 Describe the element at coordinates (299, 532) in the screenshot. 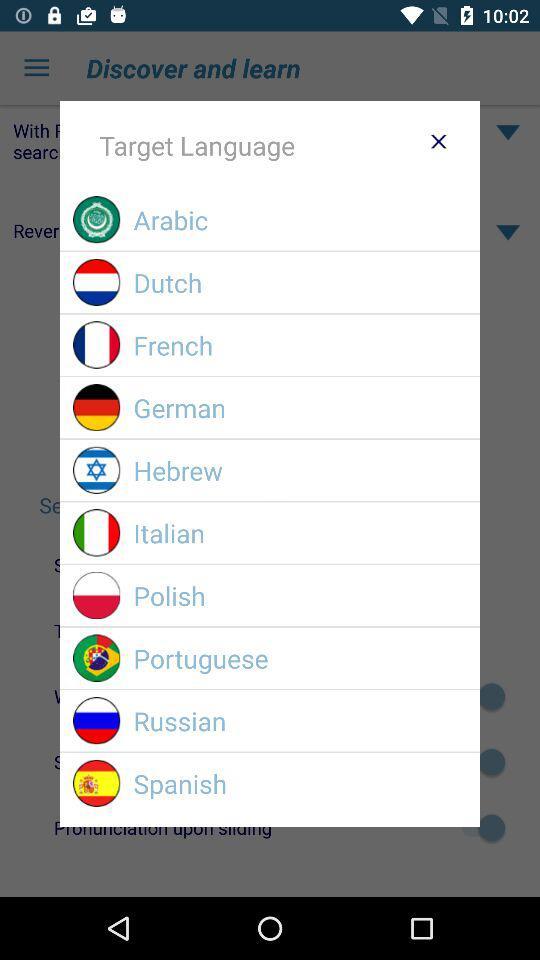

I see `italian item` at that location.